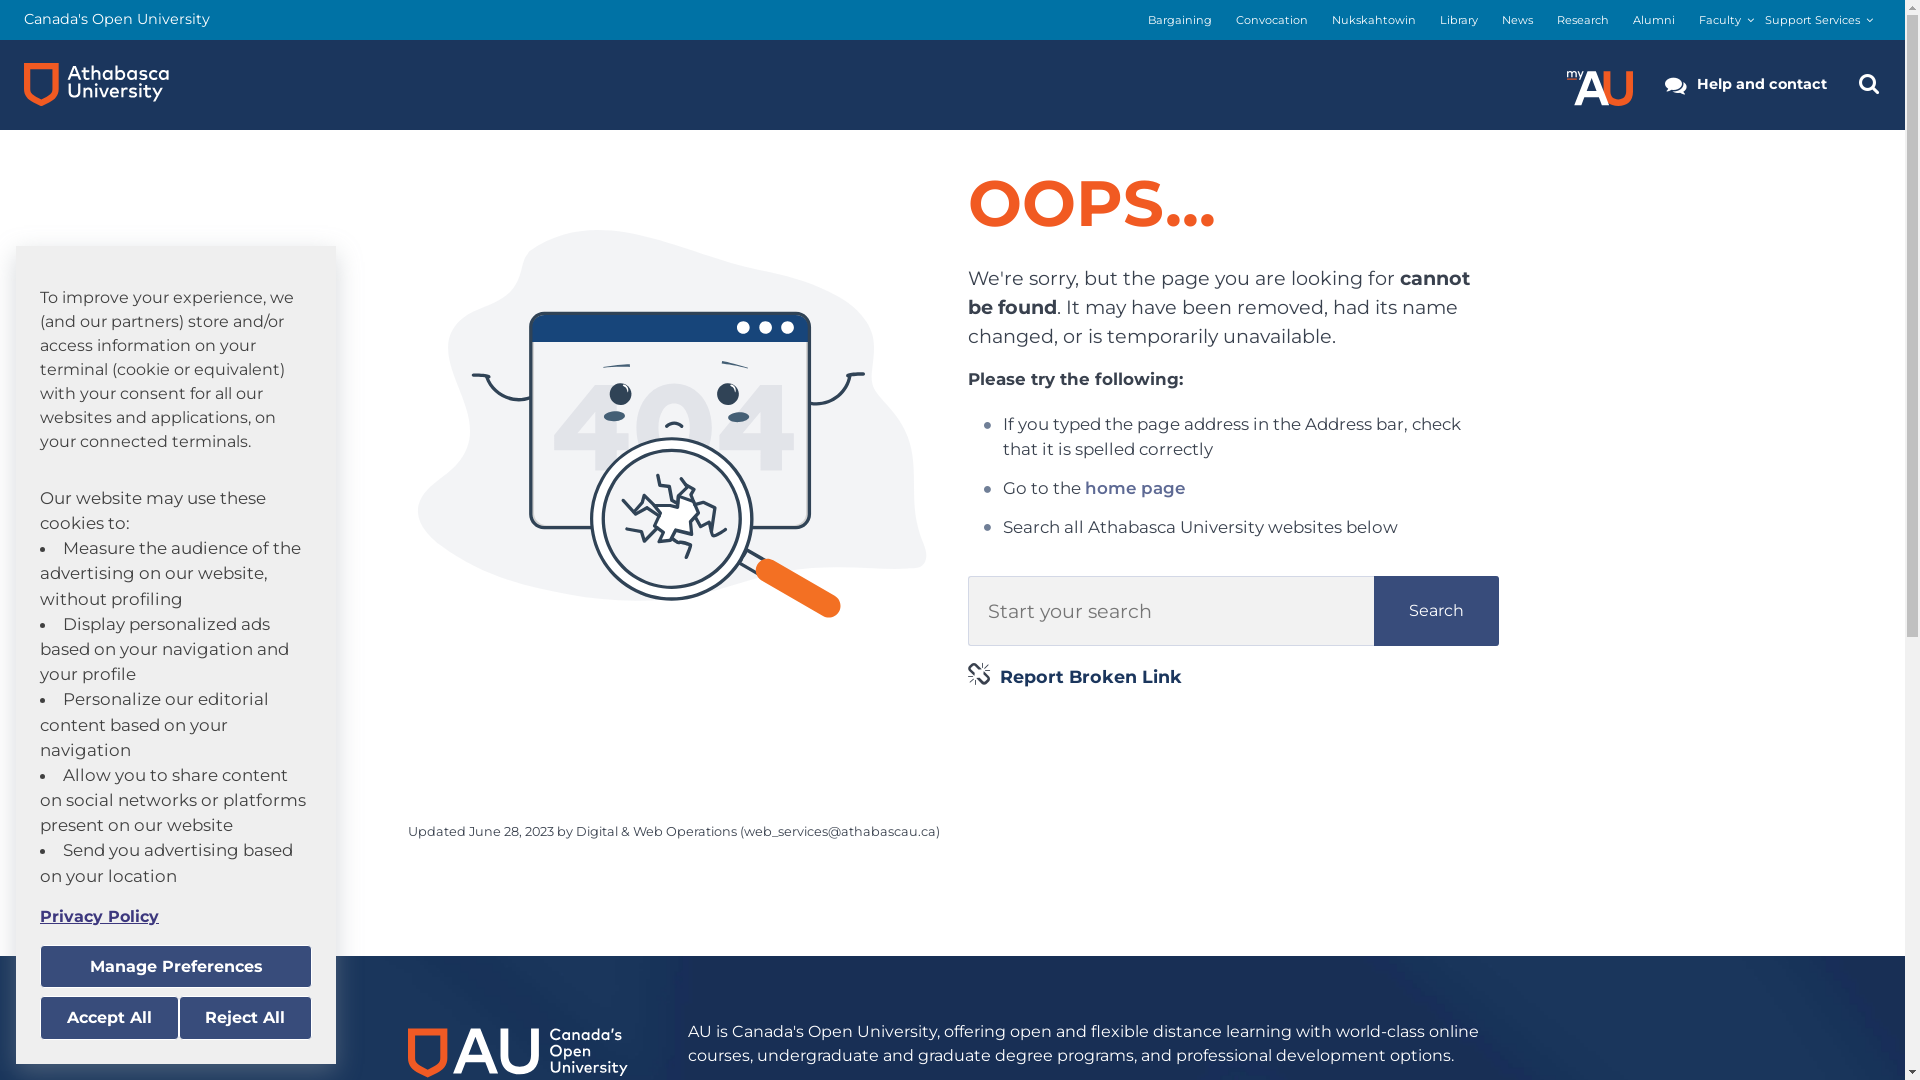 The width and height of the screenshot is (1920, 1080). Describe the element at coordinates (1867, 83) in the screenshot. I see `'Search the Athabasca University Website'` at that location.